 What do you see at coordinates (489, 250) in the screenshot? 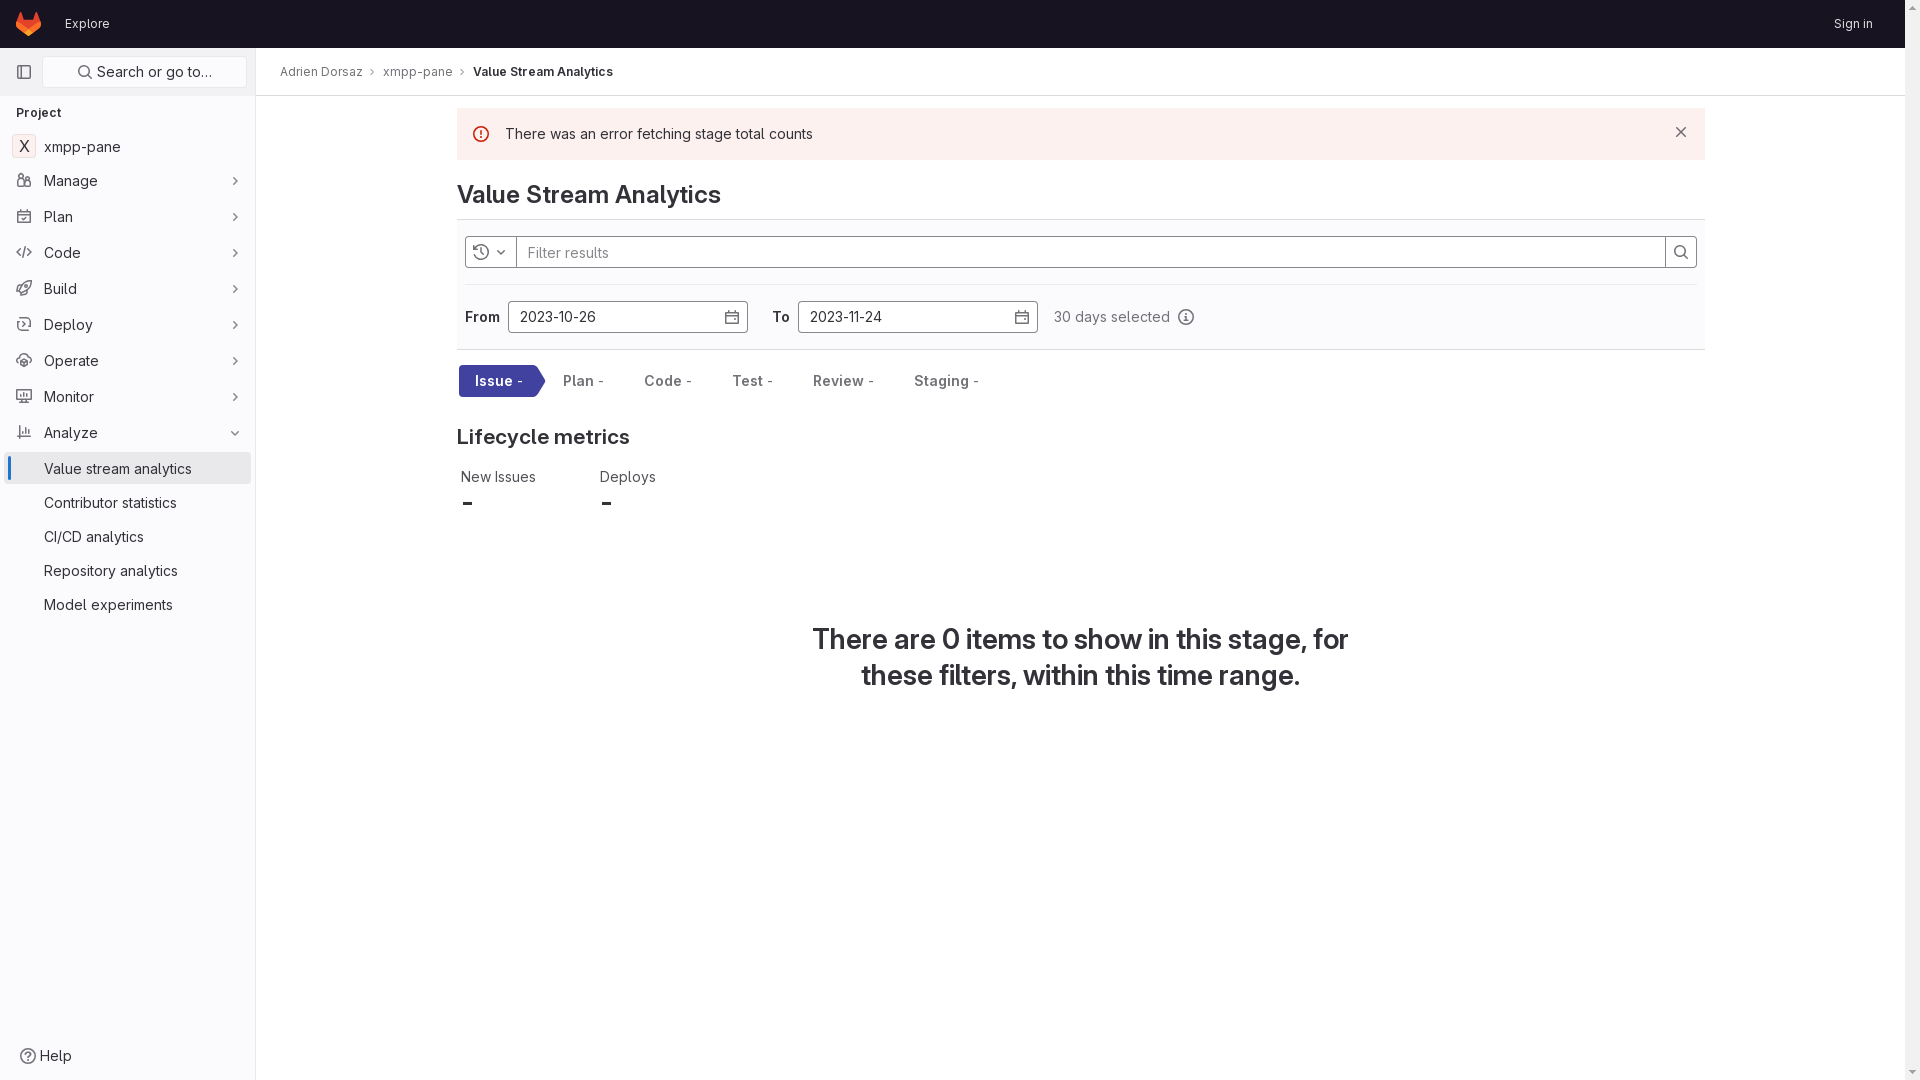
I see `'Toggle history'` at bounding box center [489, 250].